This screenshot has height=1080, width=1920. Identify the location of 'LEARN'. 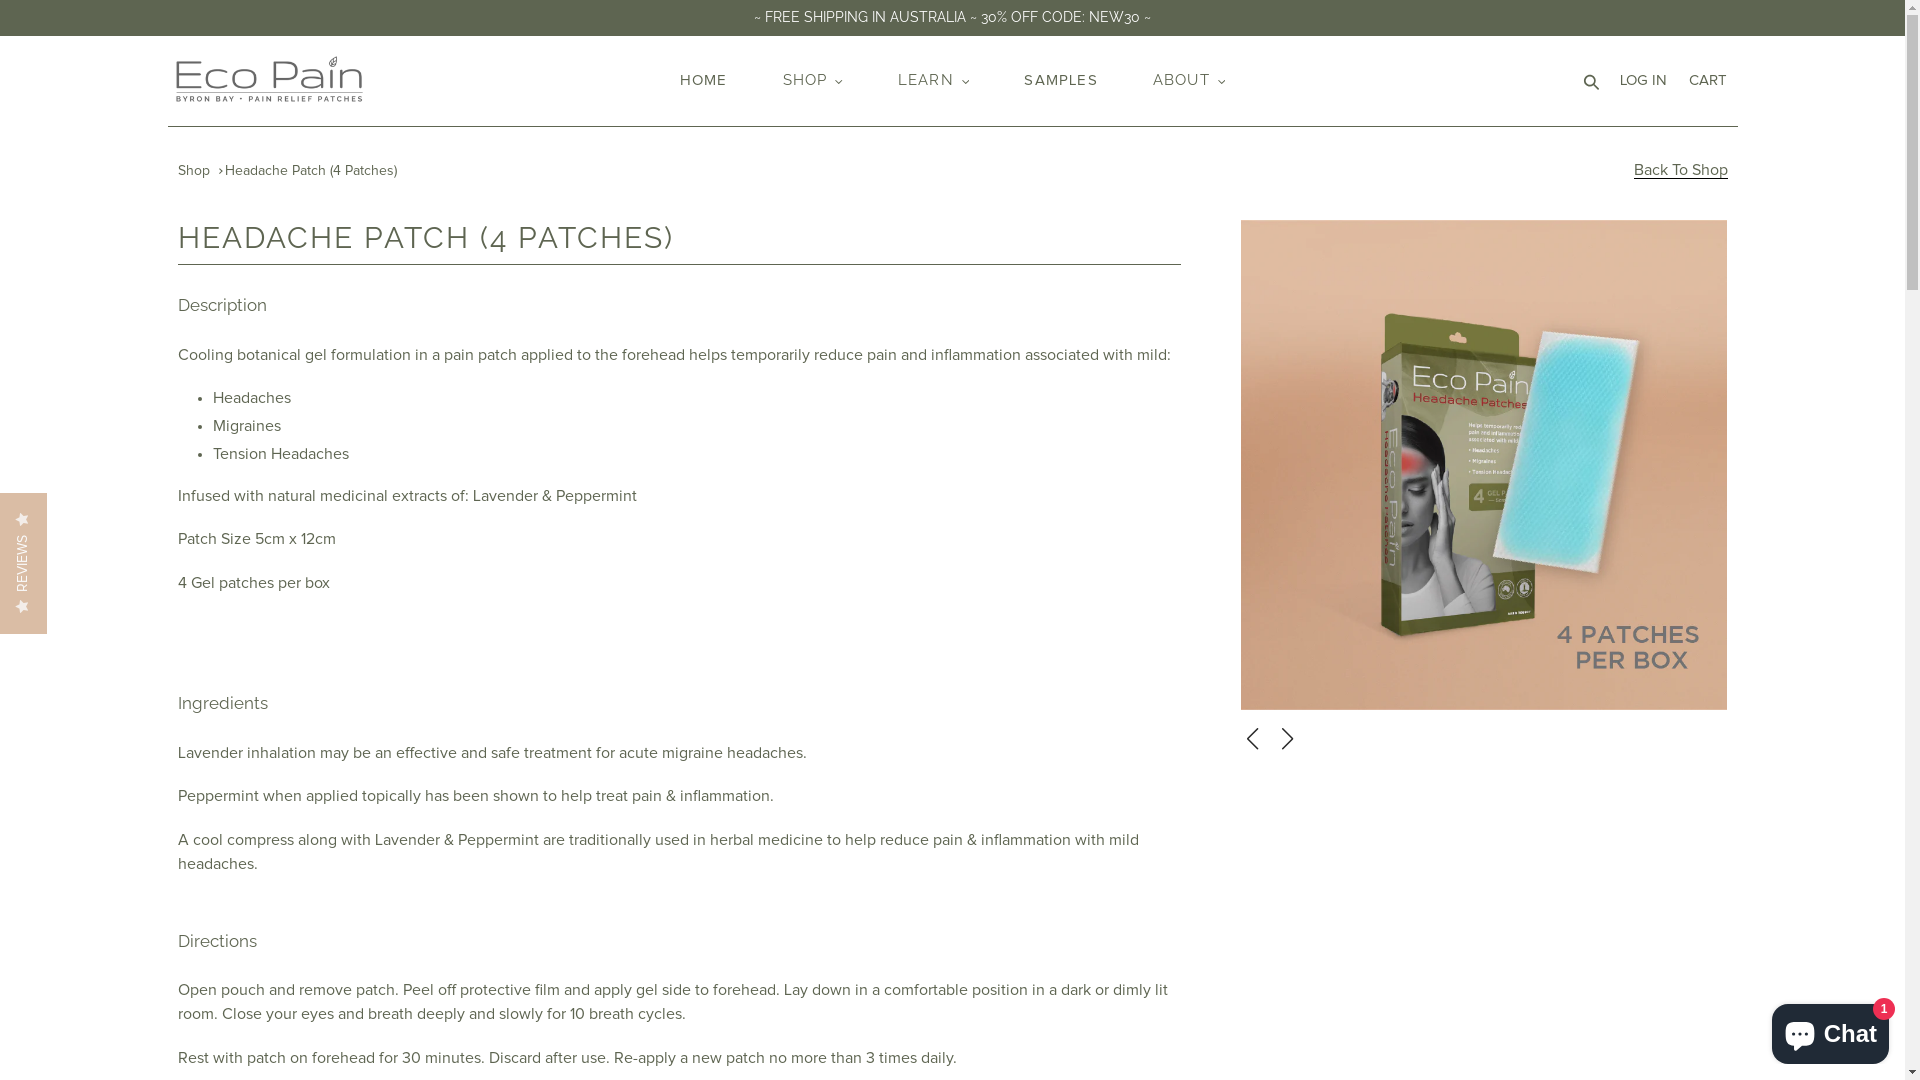
(933, 80).